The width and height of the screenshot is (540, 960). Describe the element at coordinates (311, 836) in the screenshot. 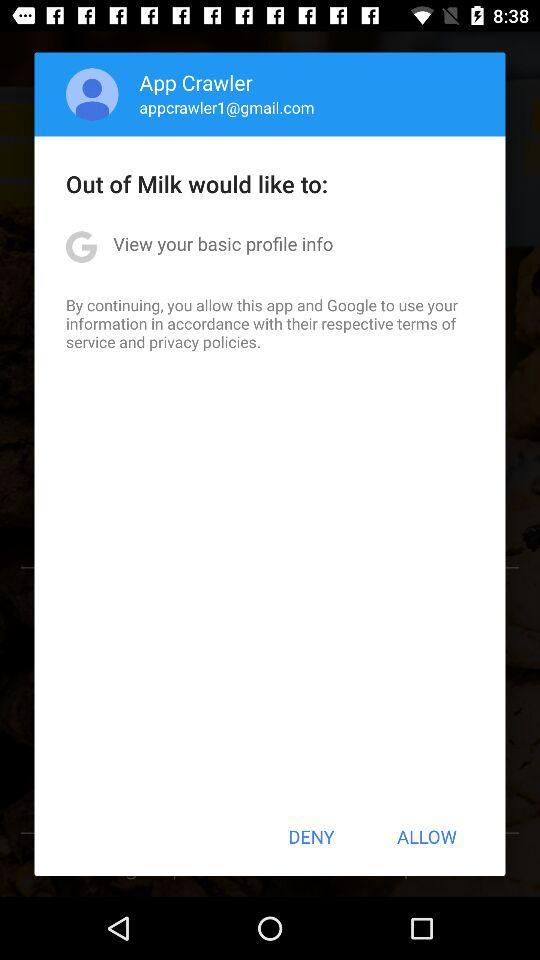

I see `icon next to the allow item` at that location.